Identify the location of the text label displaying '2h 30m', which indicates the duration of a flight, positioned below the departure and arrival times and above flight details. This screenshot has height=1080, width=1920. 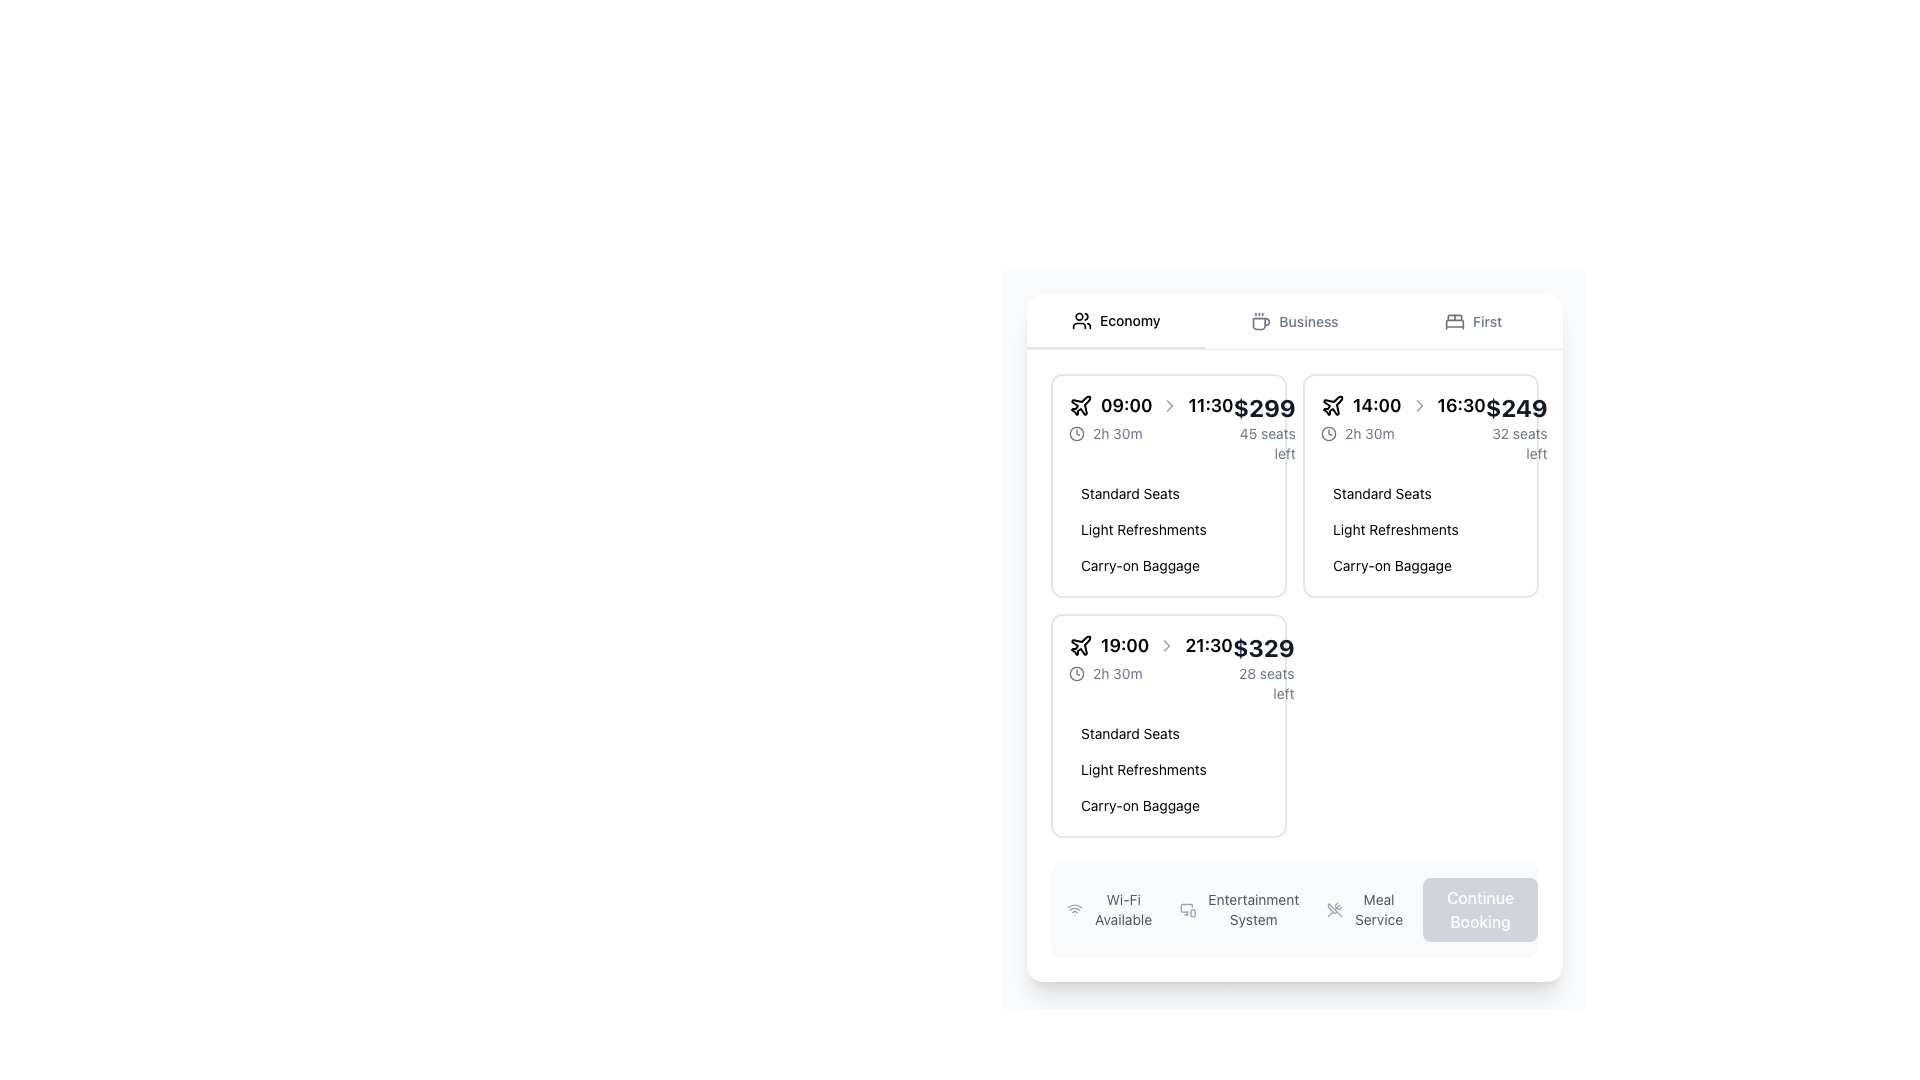
(1116, 674).